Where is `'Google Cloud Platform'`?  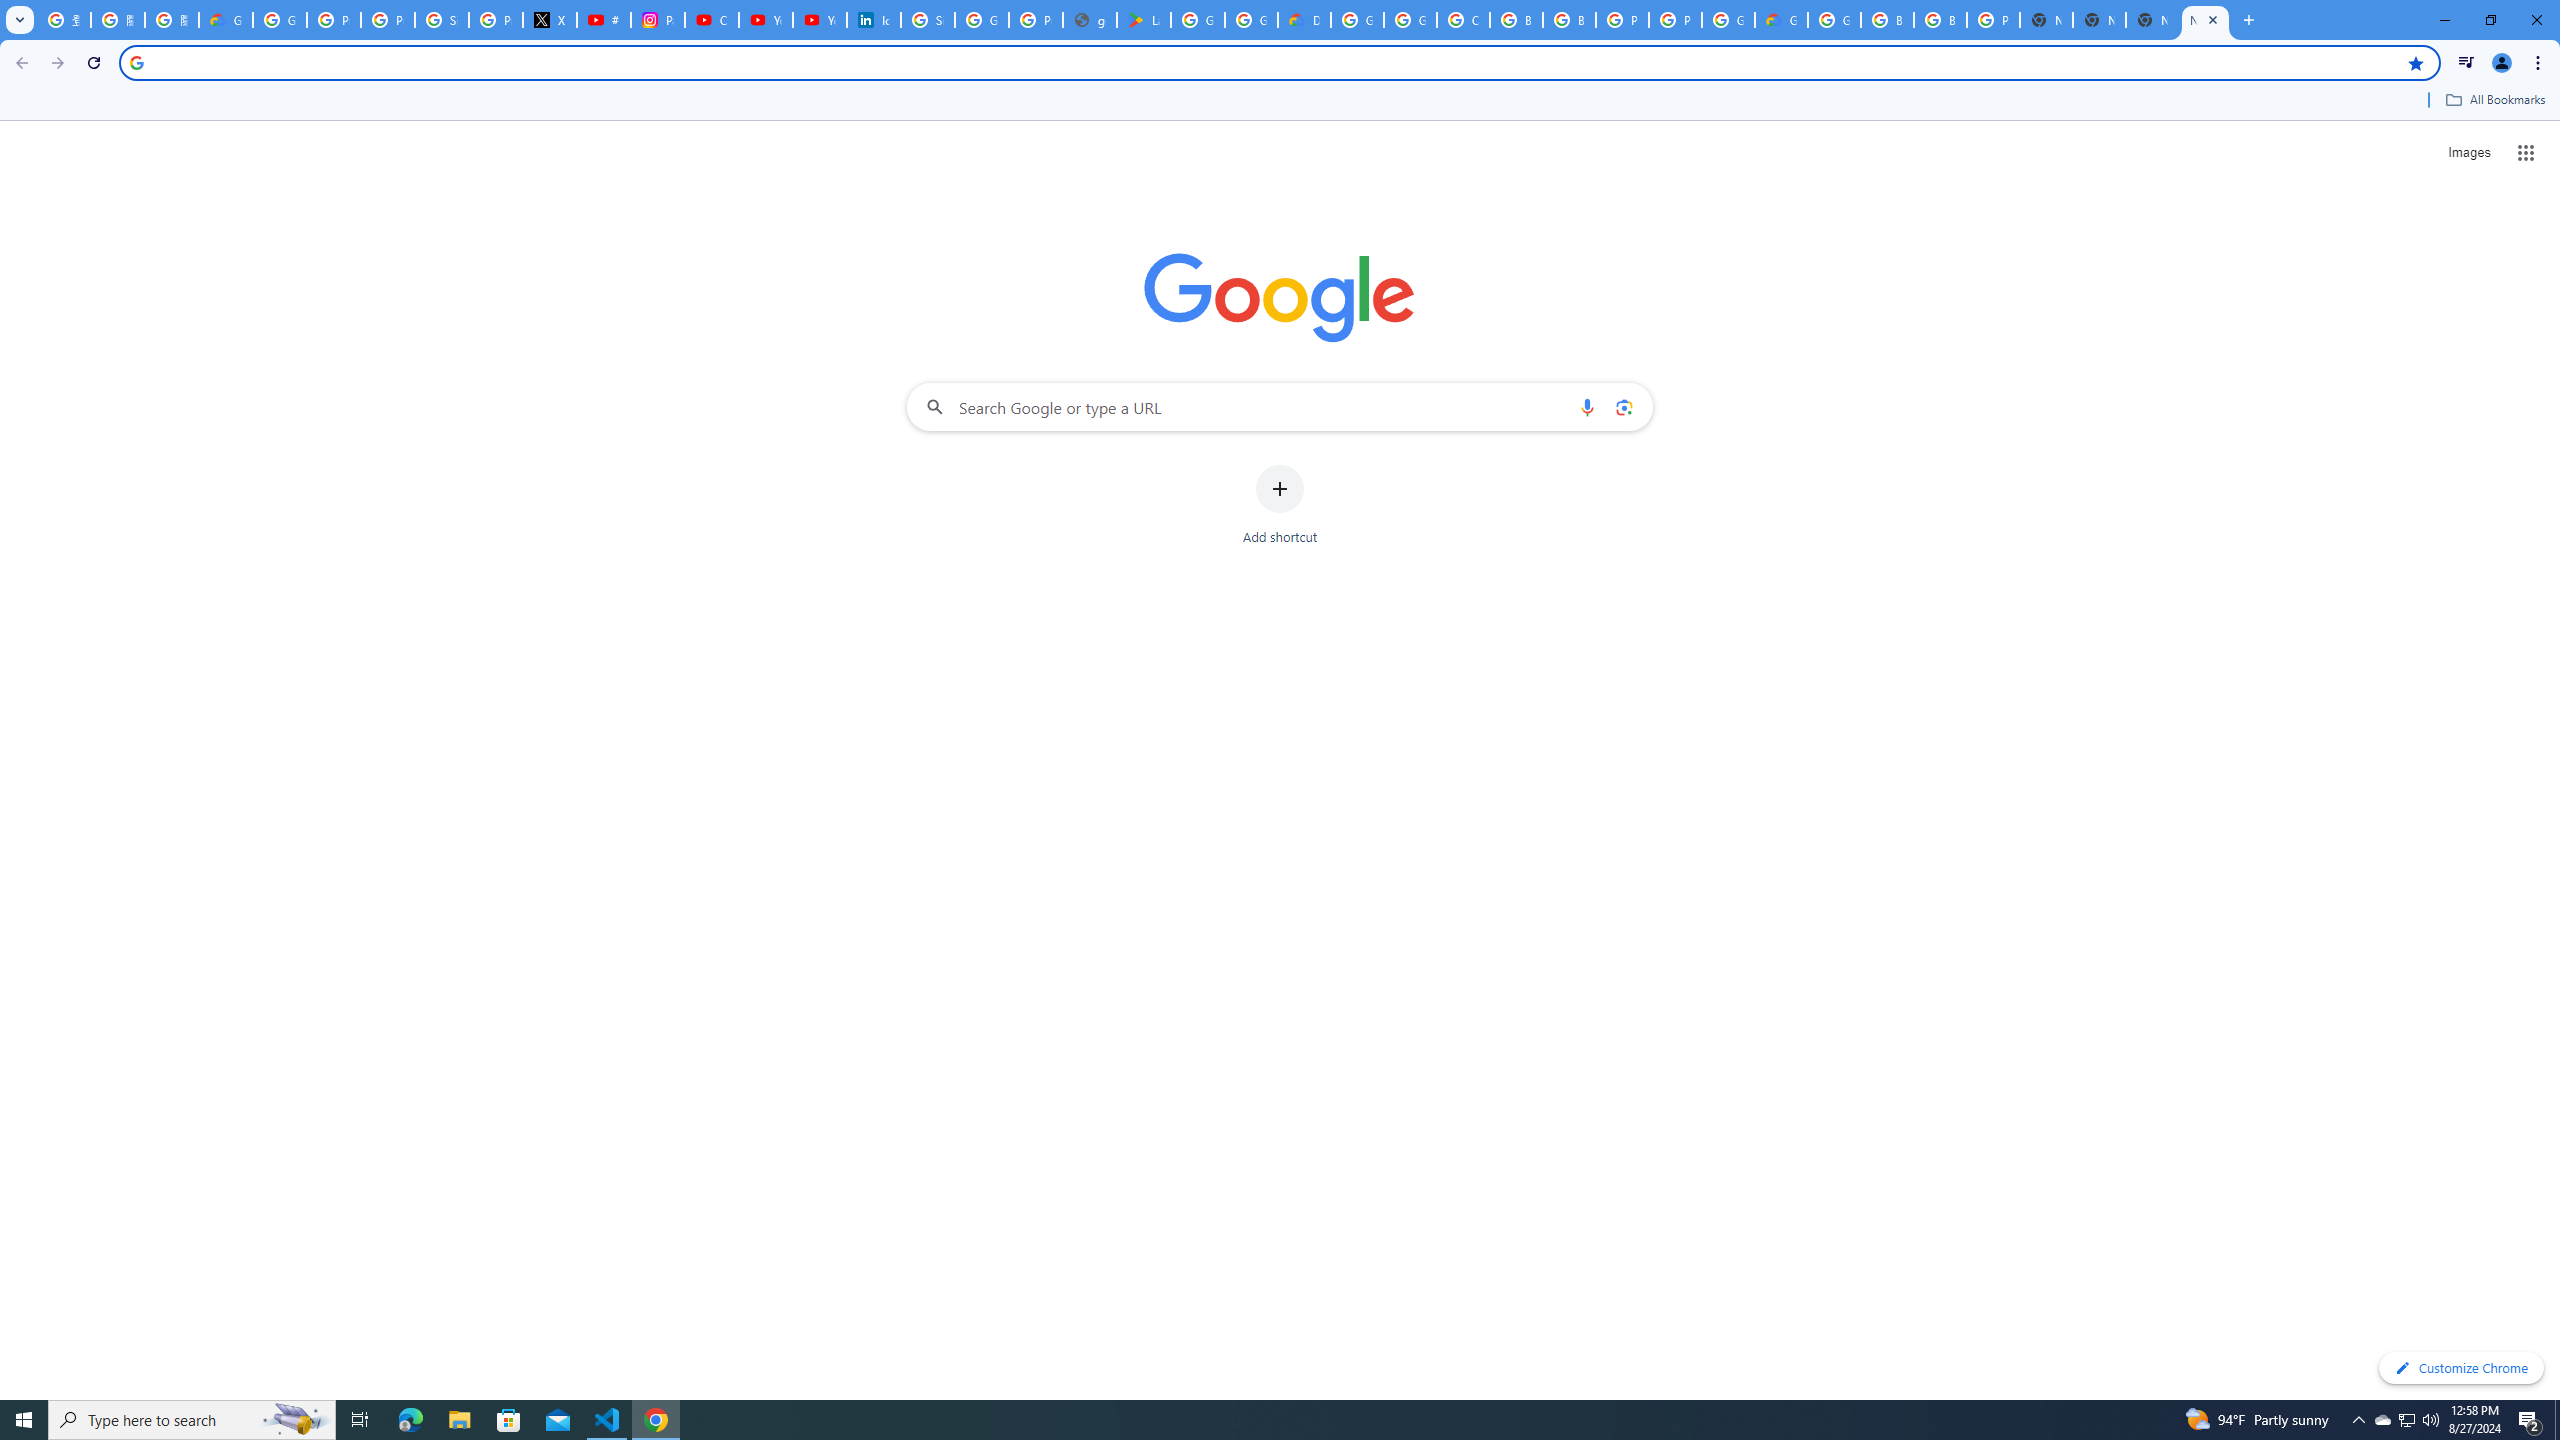
'Google Cloud Platform' is located at coordinates (1834, 19).